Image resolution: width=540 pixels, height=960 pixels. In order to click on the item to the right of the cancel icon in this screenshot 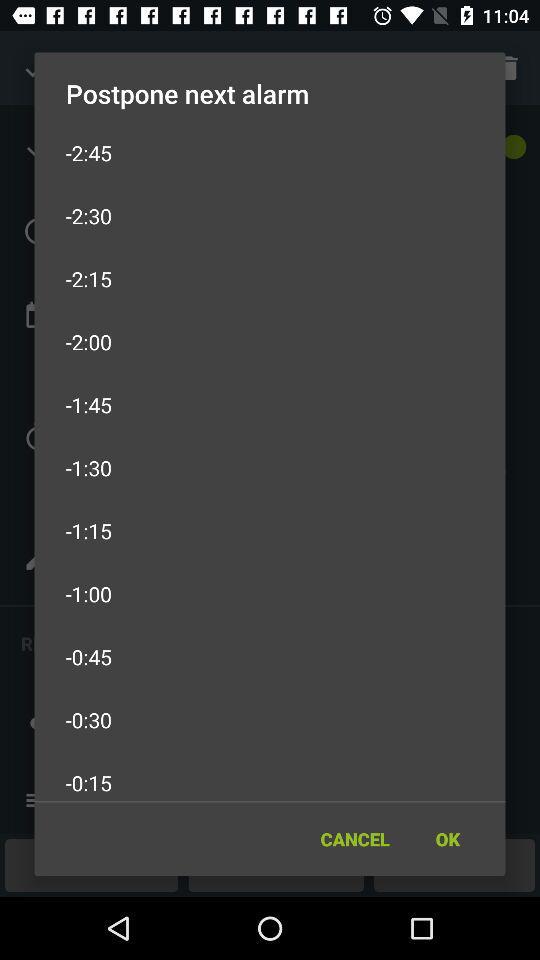, I will do `click(447, 839)`.